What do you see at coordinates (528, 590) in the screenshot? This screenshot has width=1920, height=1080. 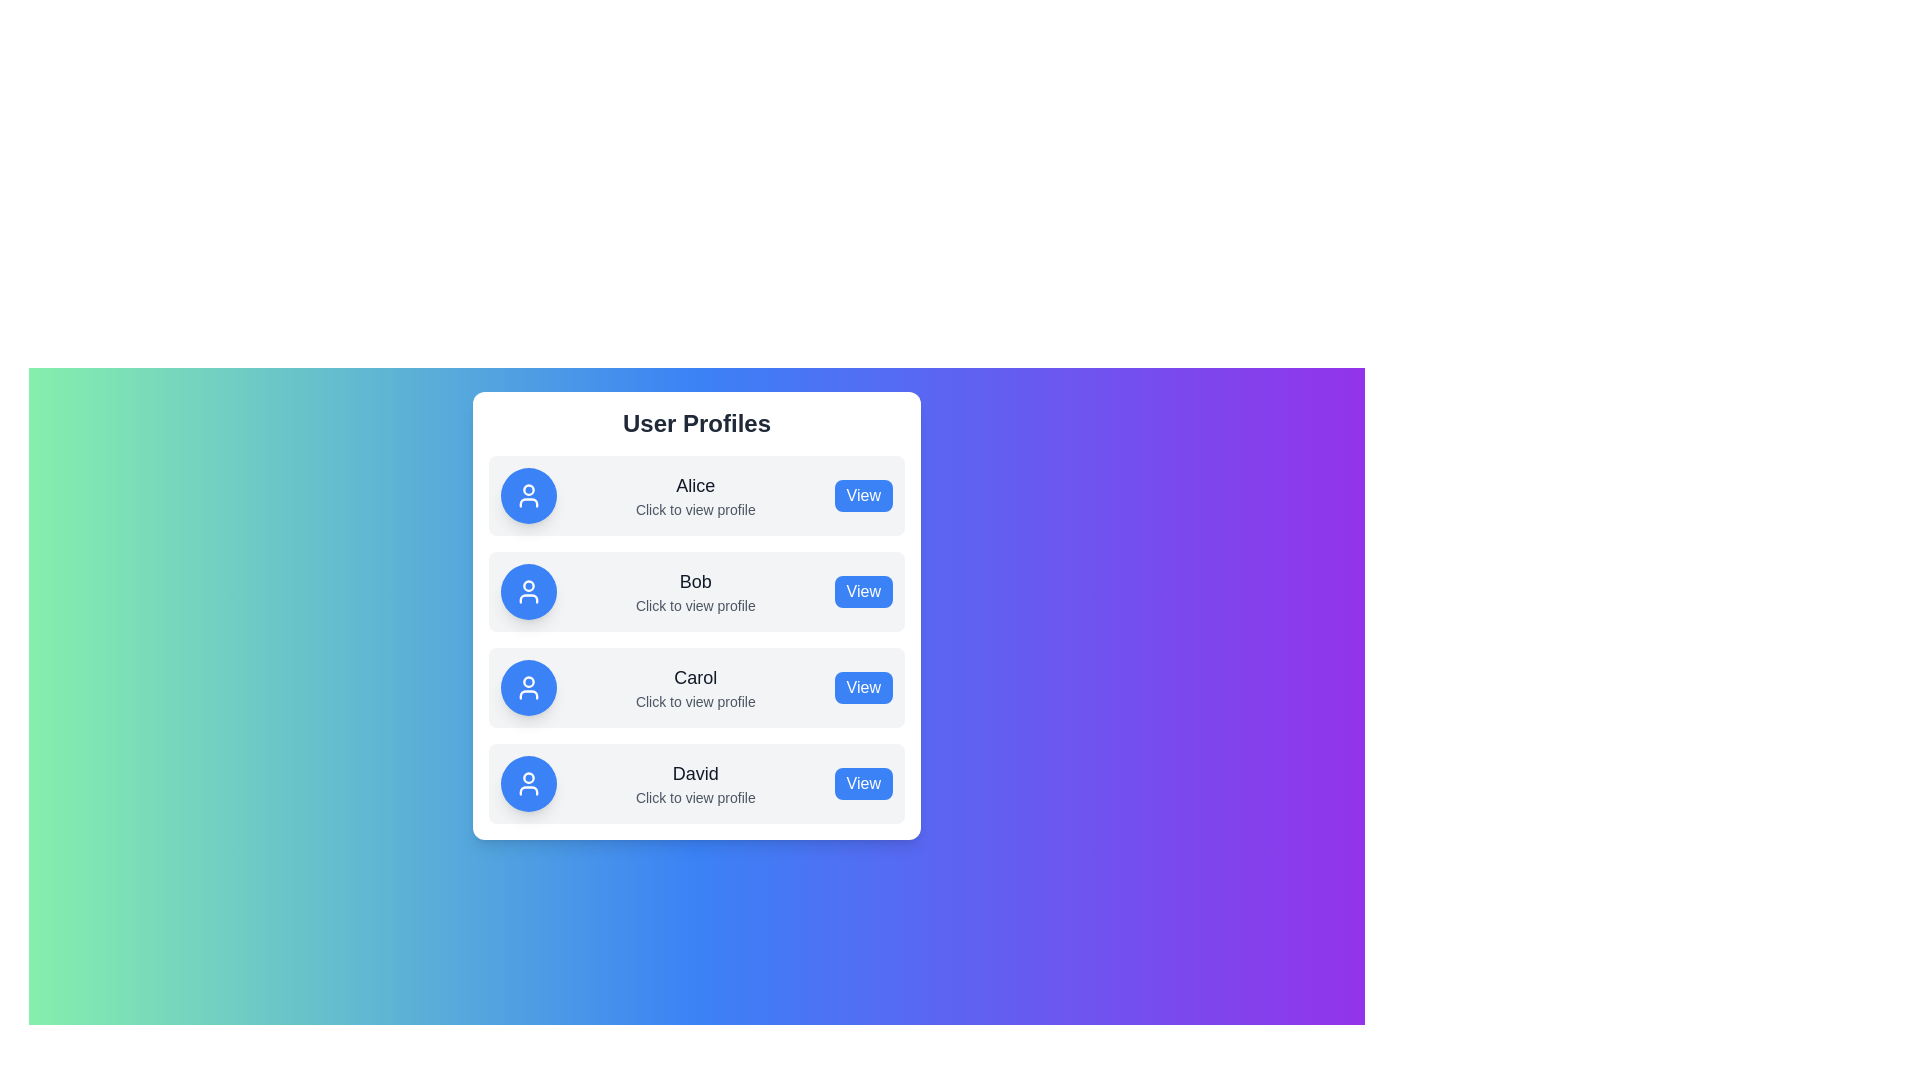 I see `the profile icon representing 'Bob', located in the second row of the profile list, to the left of the text 'Bob' and the 'View' button` at bounding box center [528, 590].